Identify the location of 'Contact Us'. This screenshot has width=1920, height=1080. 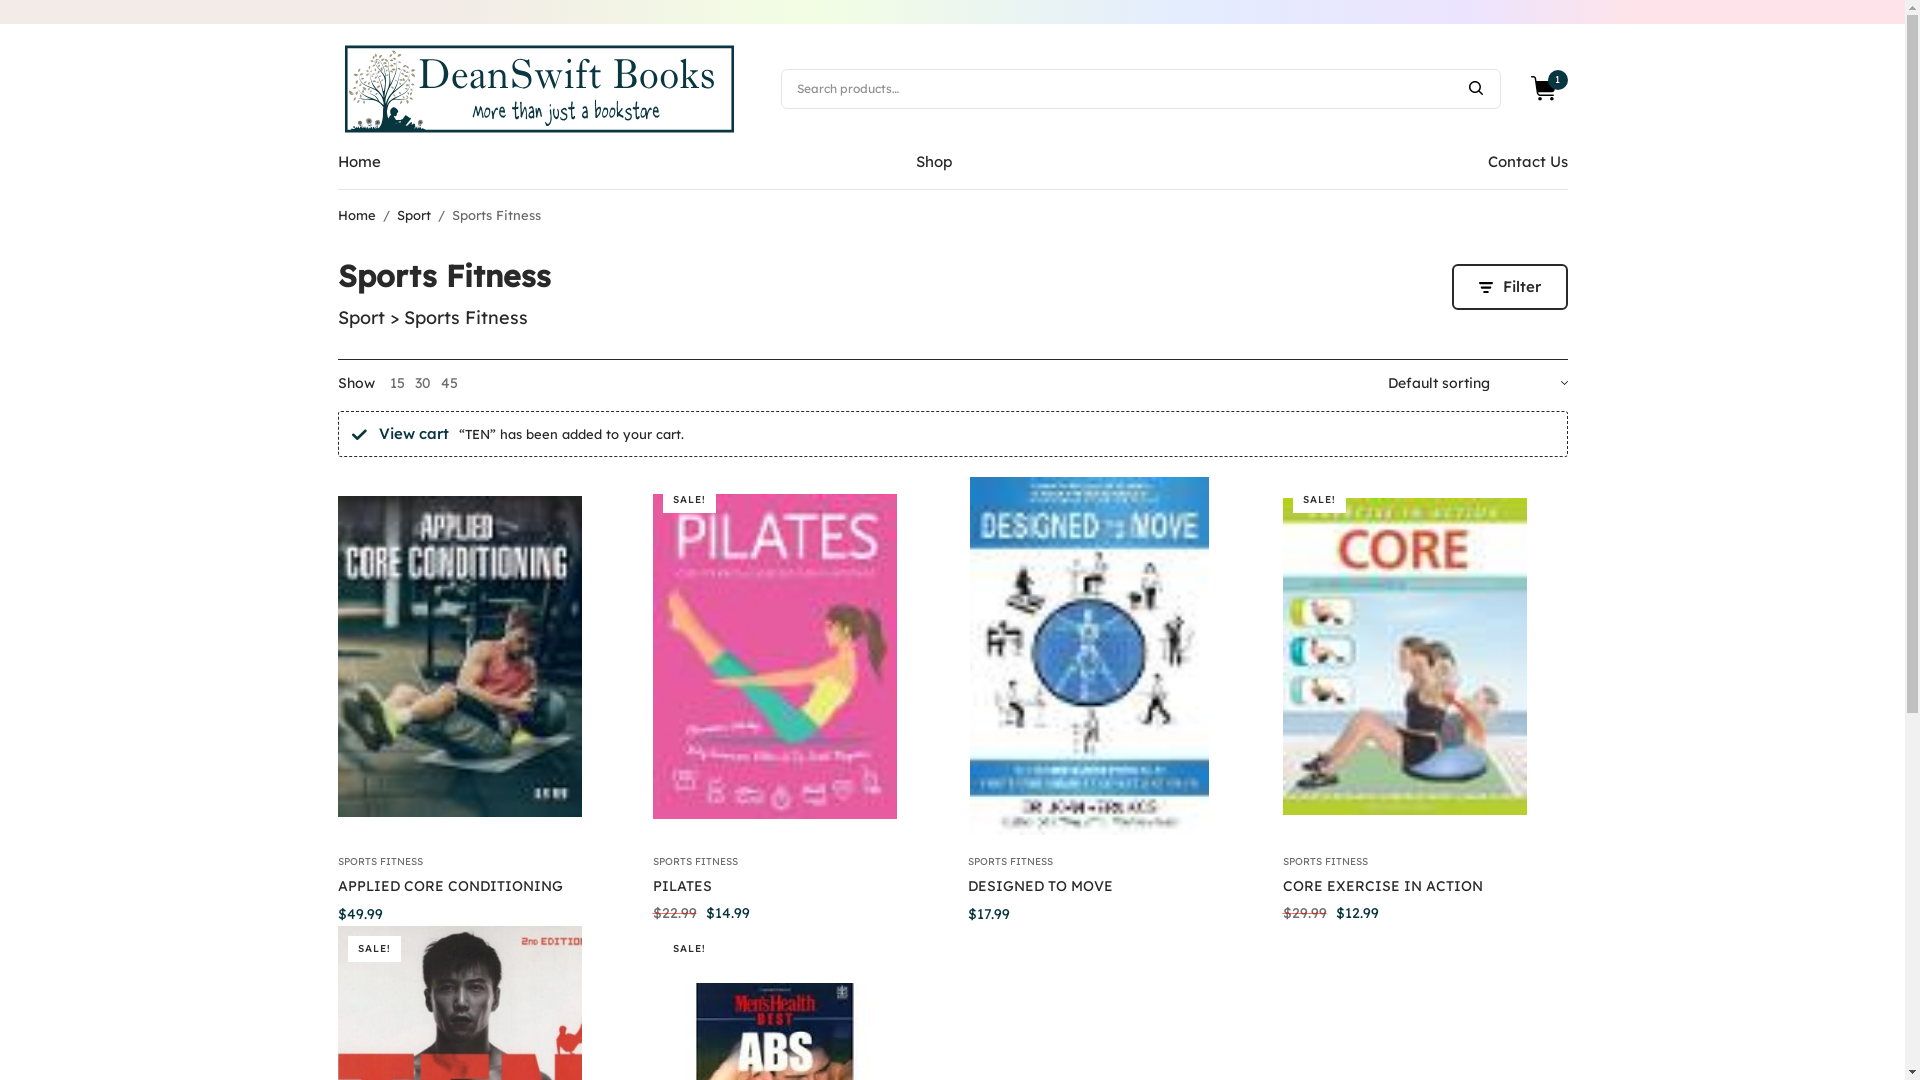
(1526, 160).